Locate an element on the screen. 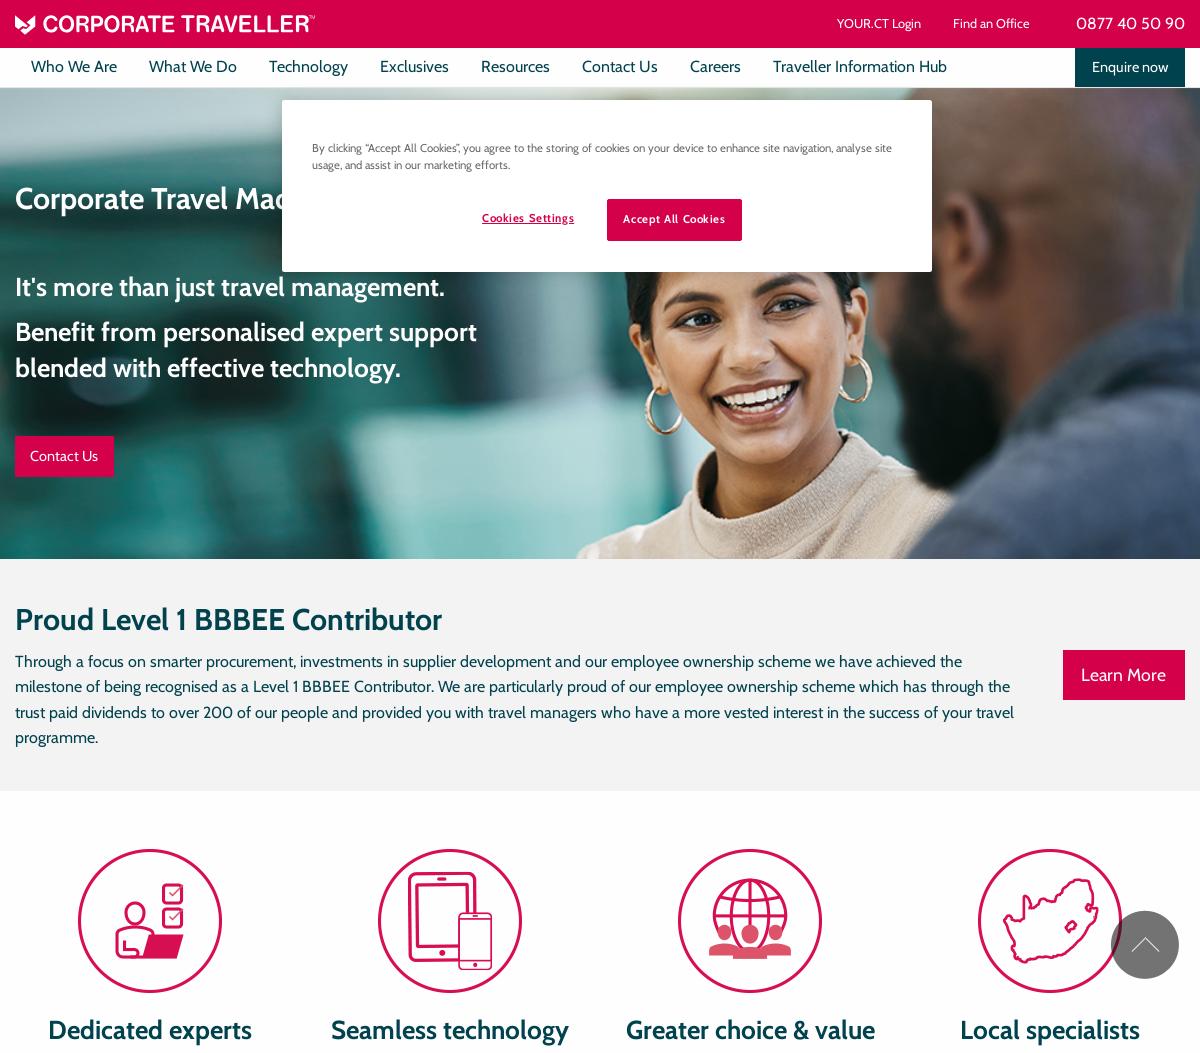 The width and height of the screenshot is (1200, 1053). 'Careers' is located at coordinates (715, 65).